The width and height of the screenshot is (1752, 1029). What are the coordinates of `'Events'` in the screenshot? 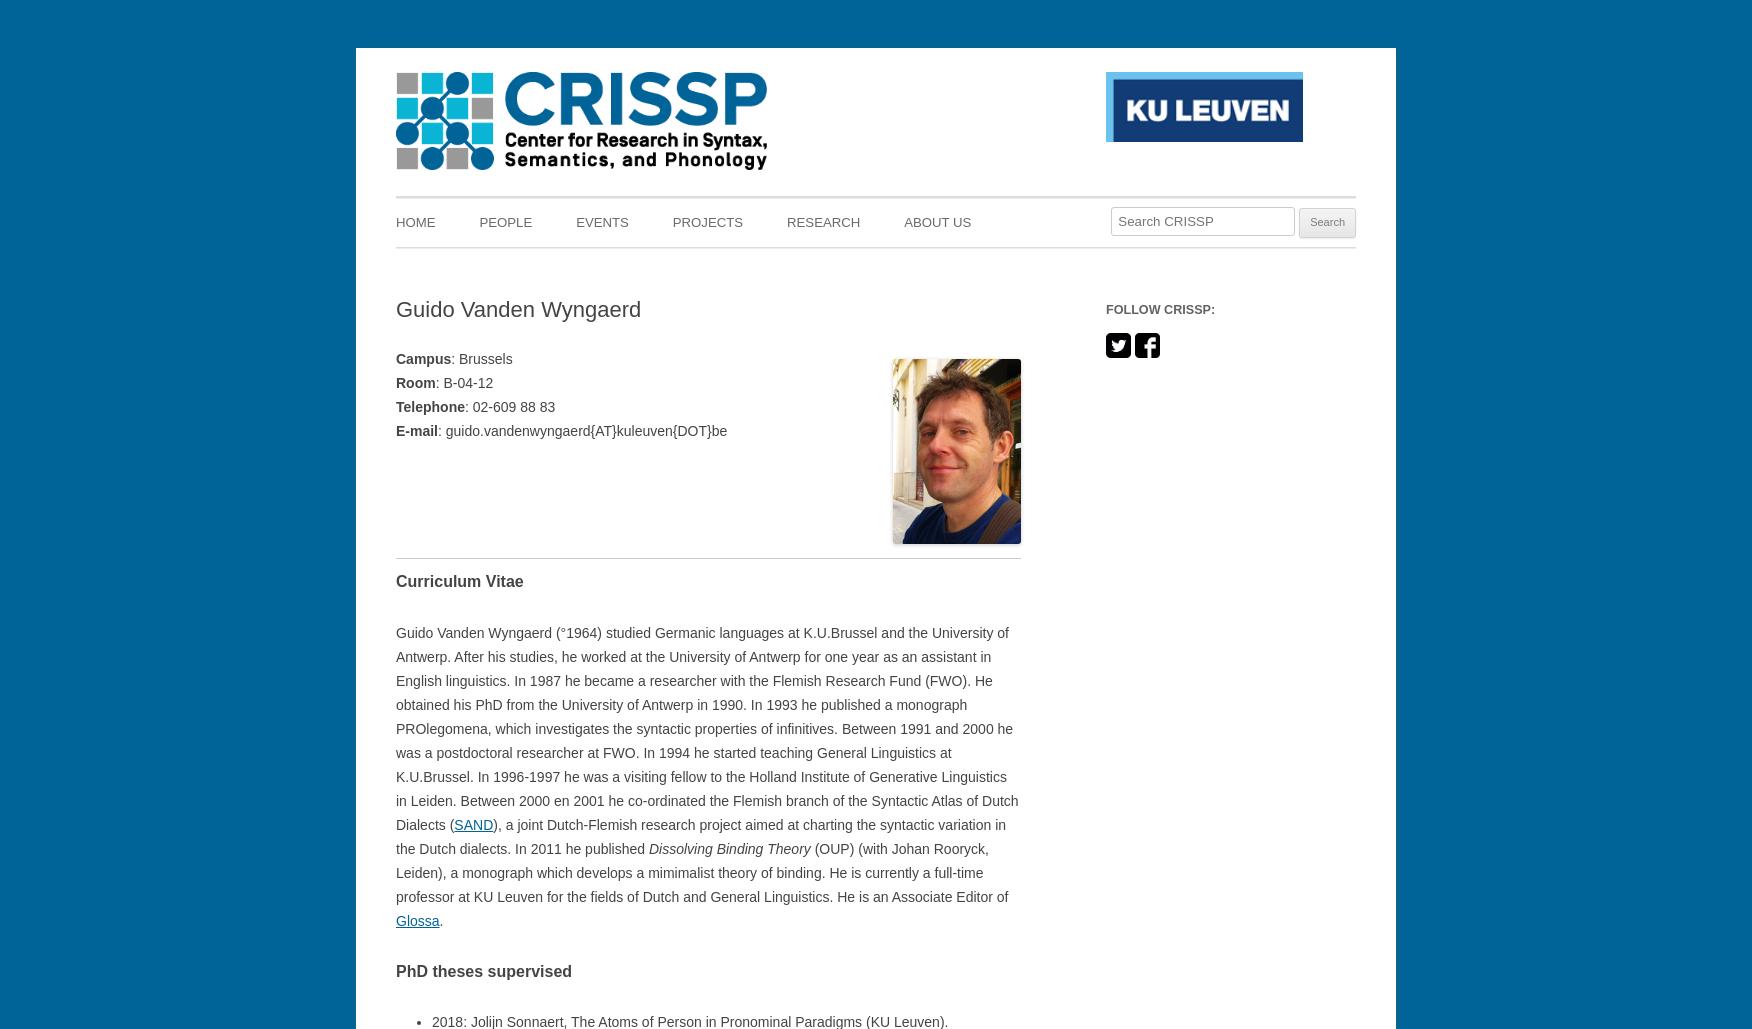 It's located at (575, 221).